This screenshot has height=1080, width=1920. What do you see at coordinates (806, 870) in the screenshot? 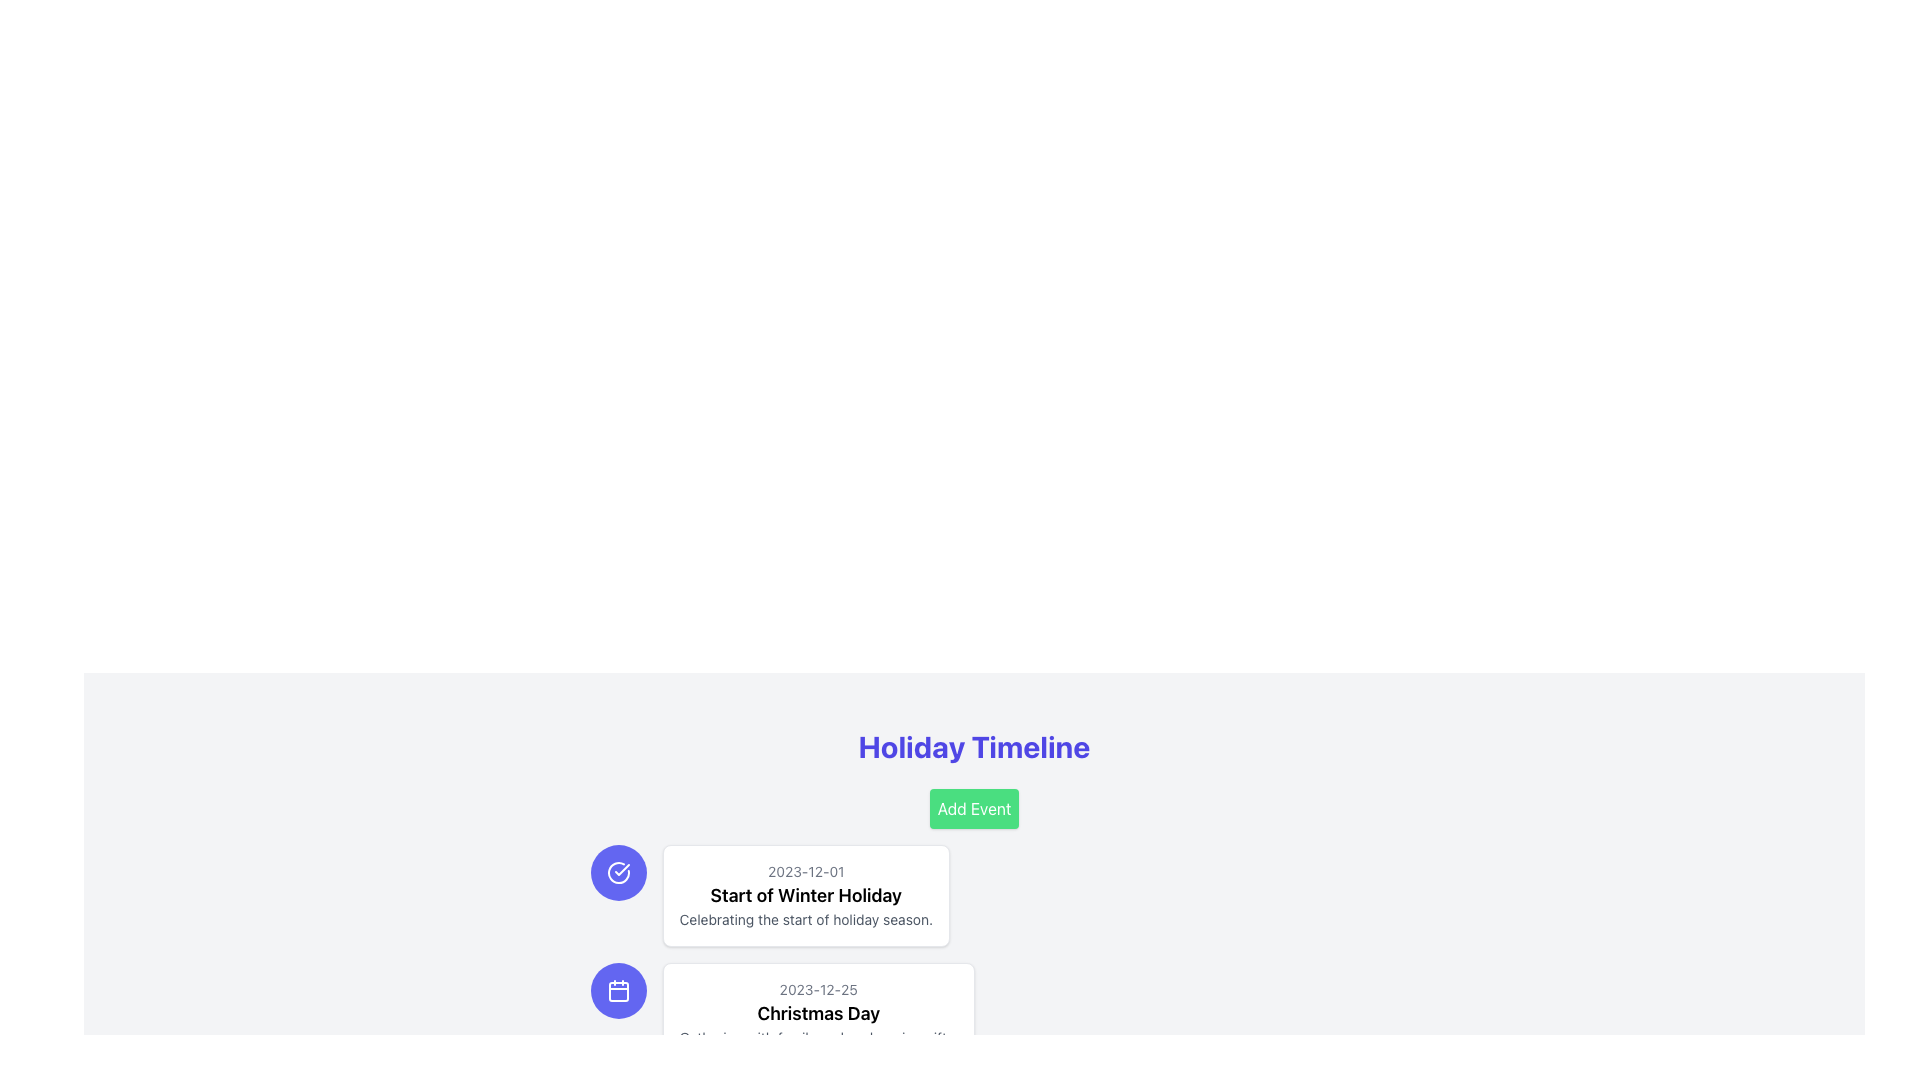
I see `the date text '2023-12-01', which is styled in smaller gray font and positioned above larger text within a rounded rectangular card` at bounding box center [806, 870].